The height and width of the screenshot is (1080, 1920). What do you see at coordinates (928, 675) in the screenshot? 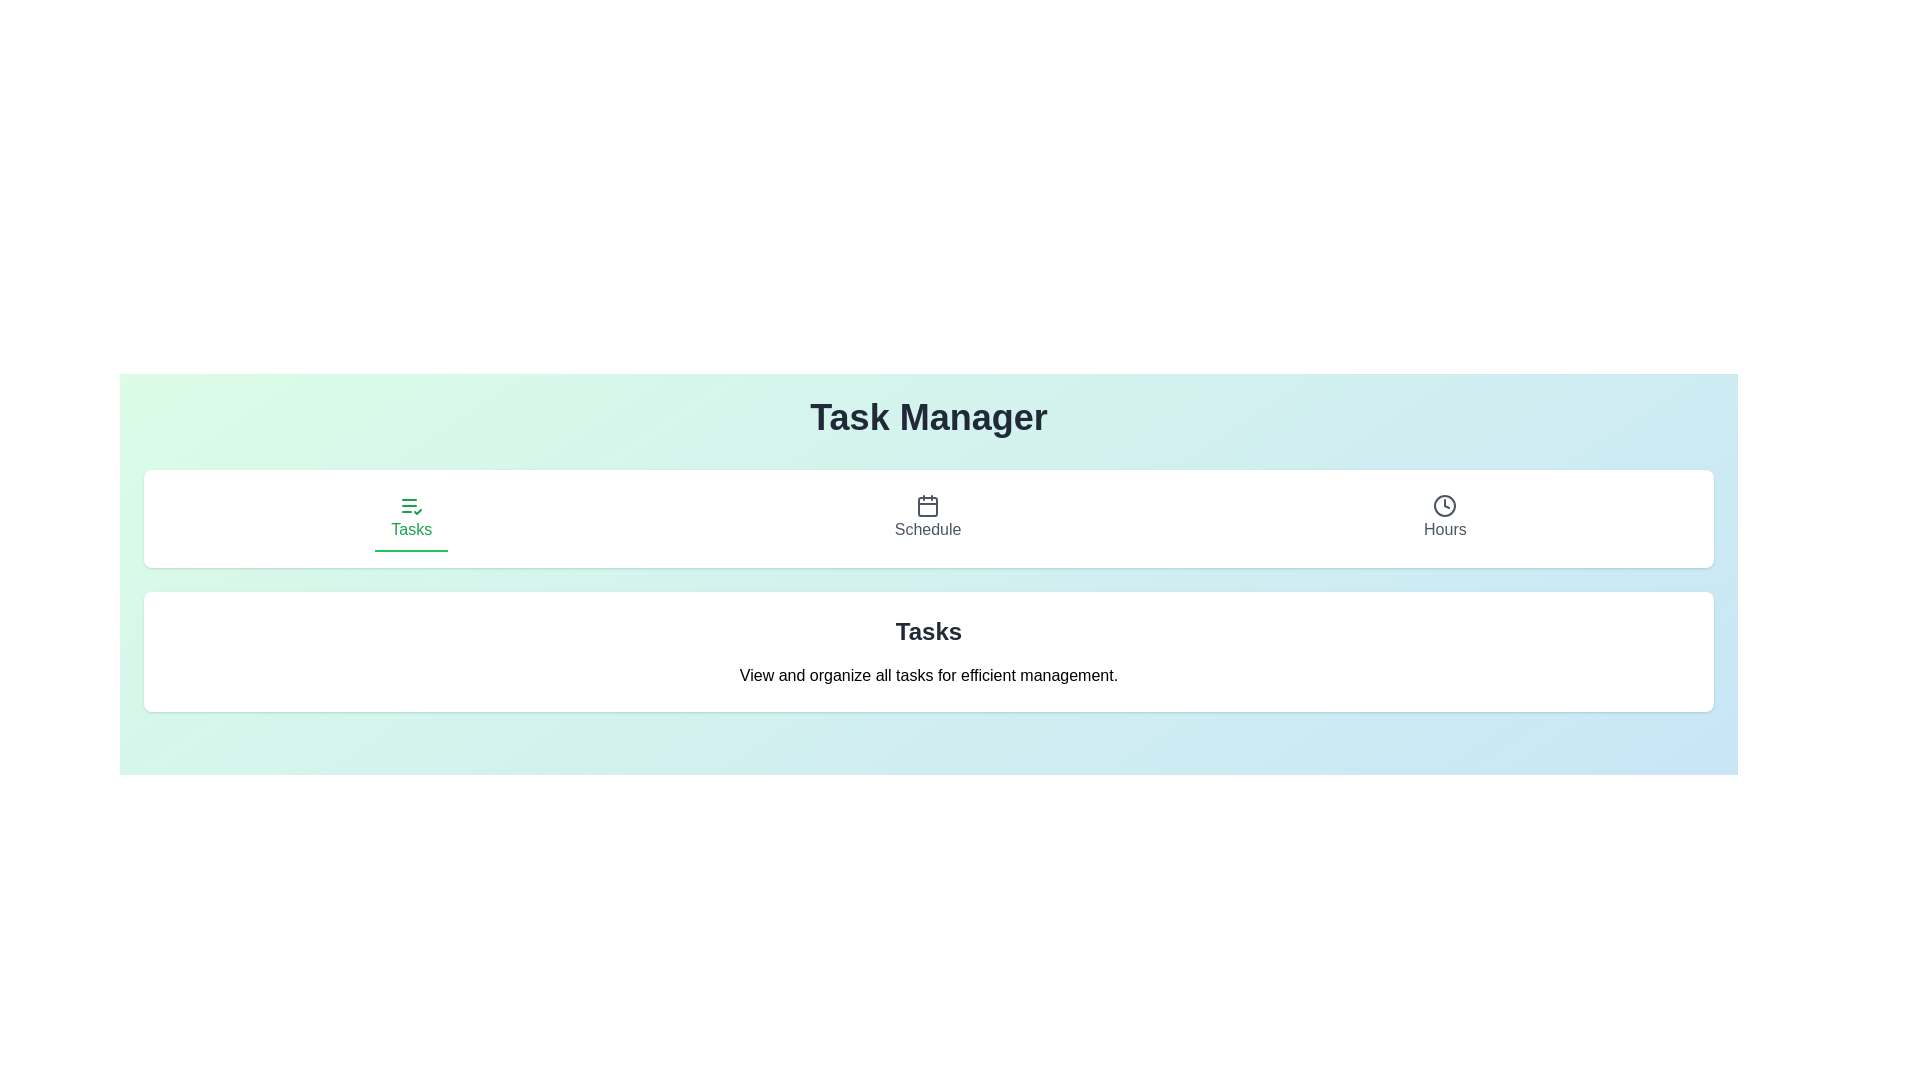
I see `the informational text that reads 'View and organize all tasks for efficient management.' located beneath the 'Tasks' header in the white rectangular section` at bounding box center [928, 675].